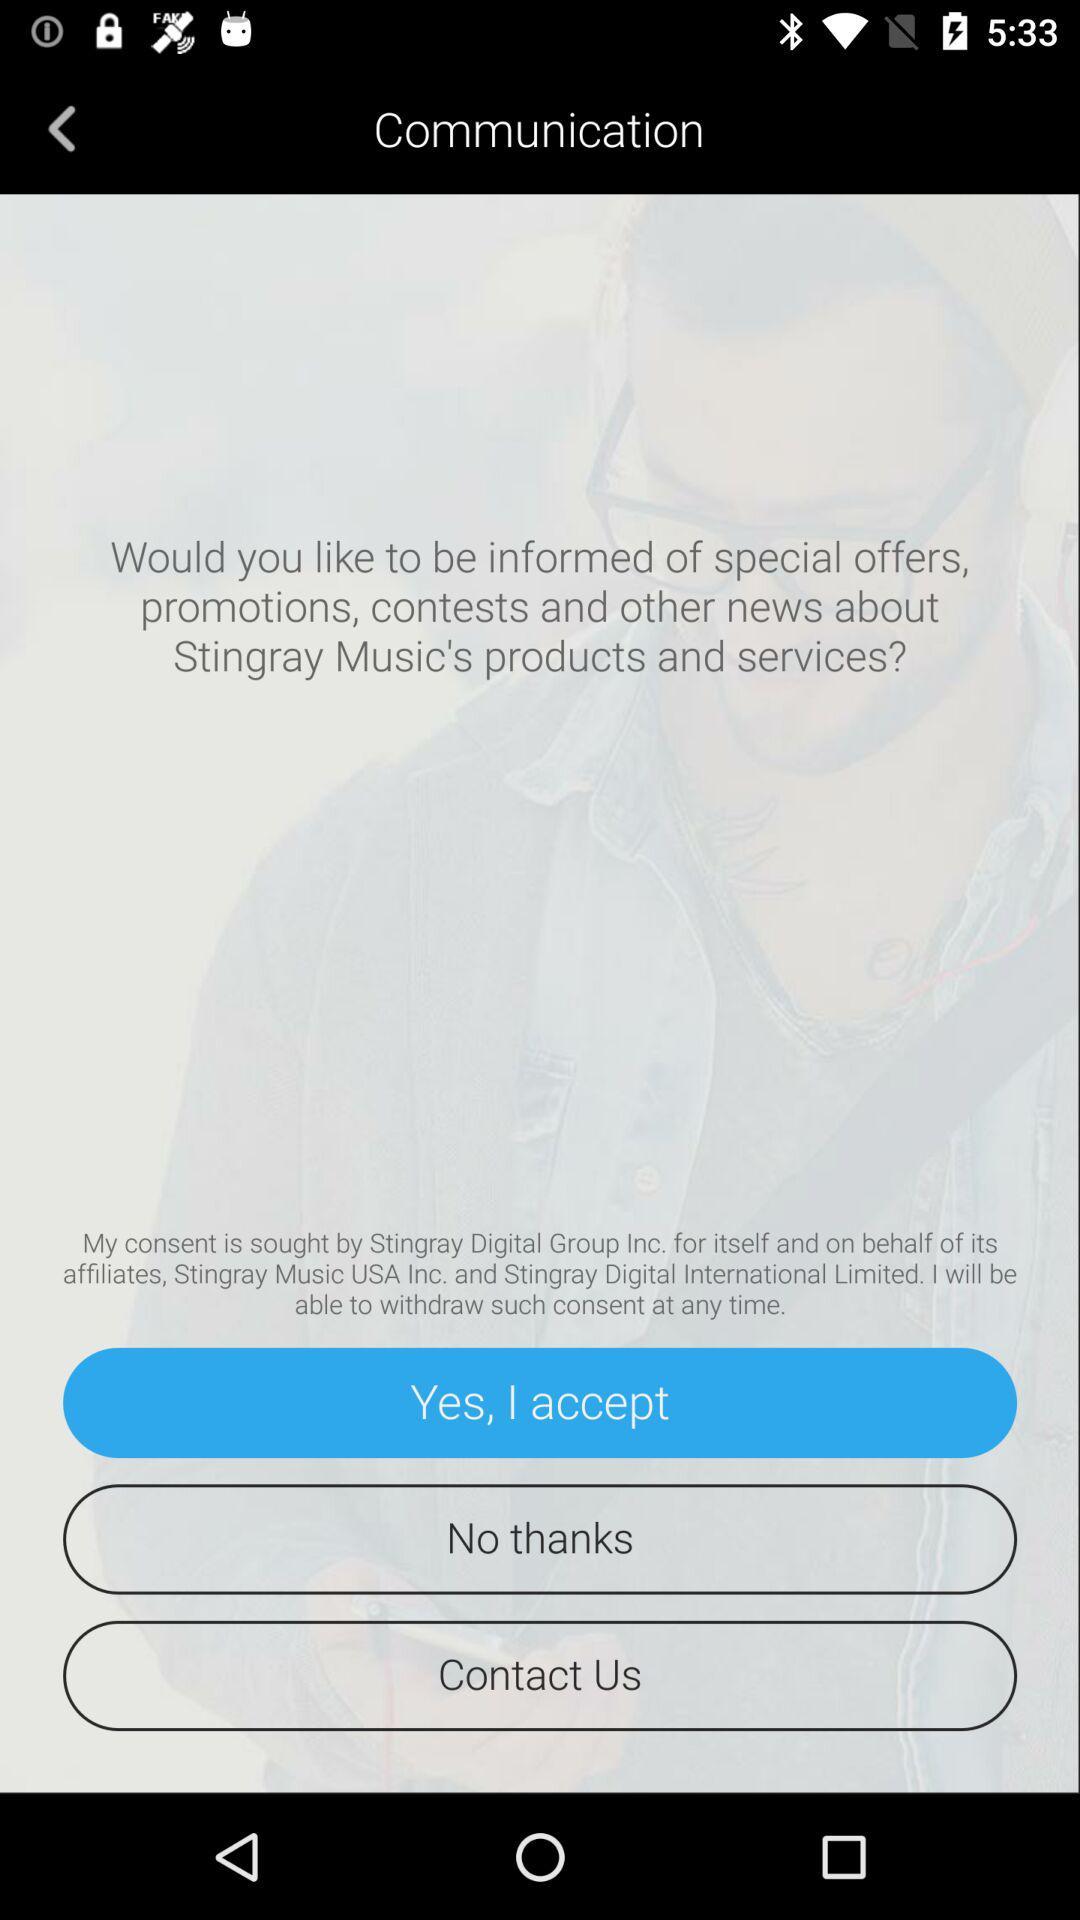  I want to click on icon next to the communication, so click(61, 127).